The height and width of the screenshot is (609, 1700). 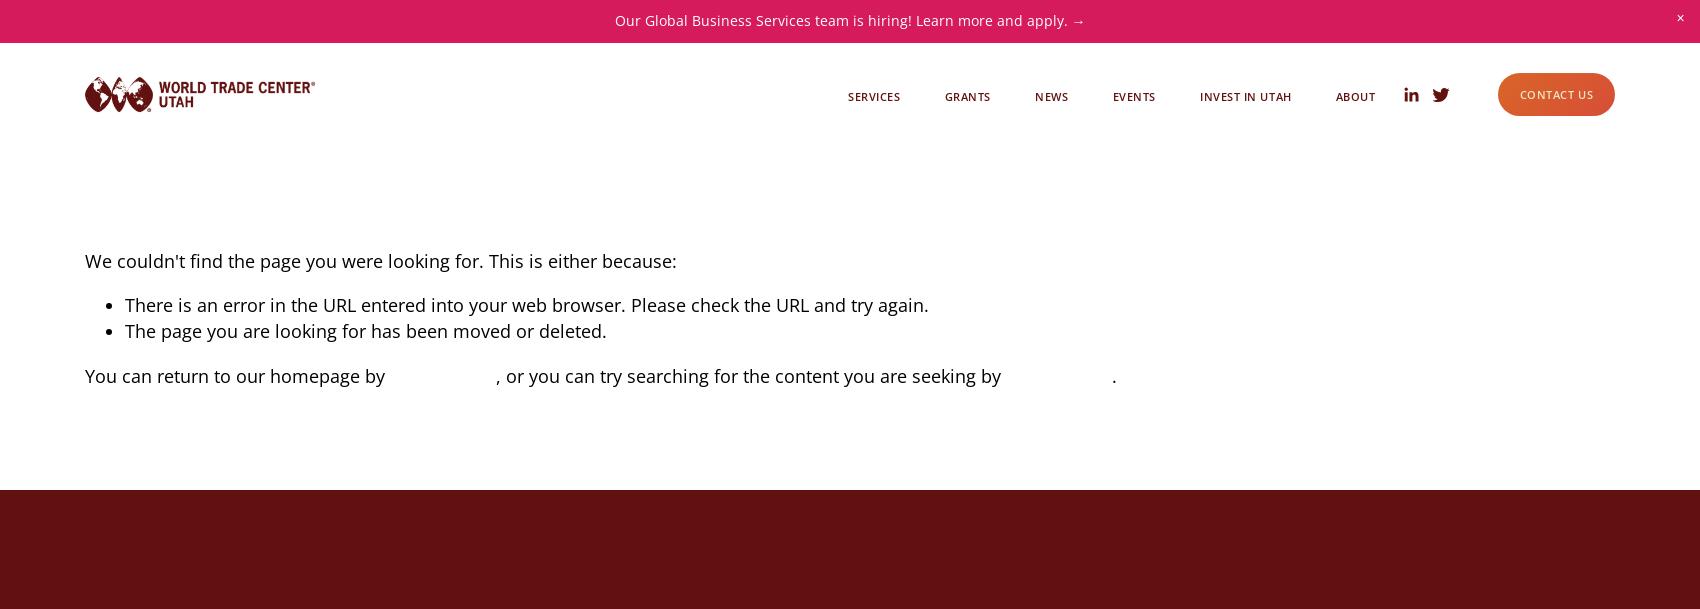 What do you see at coordinates (1298, 152) in the screenshot?
I see `'Global Advisory Board'` at bounding box center [1298, 152].